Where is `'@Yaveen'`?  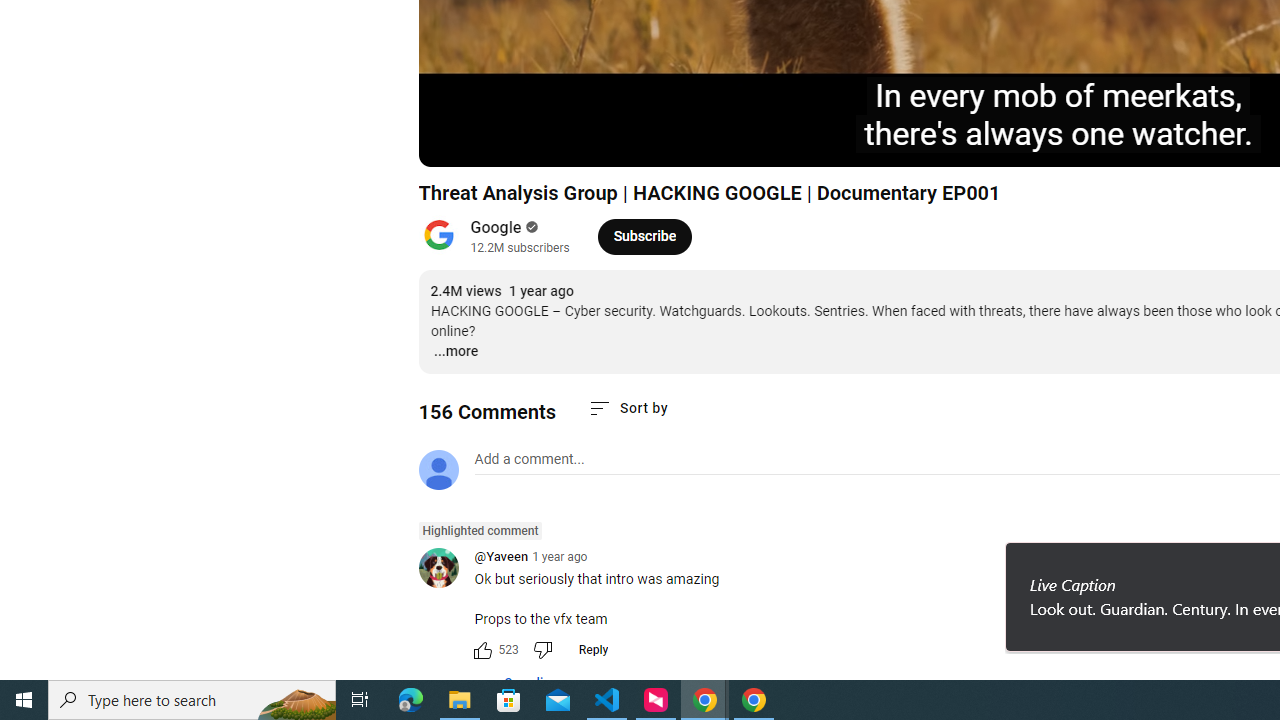
'@Yaveen' is located at coordinates (501, 558).